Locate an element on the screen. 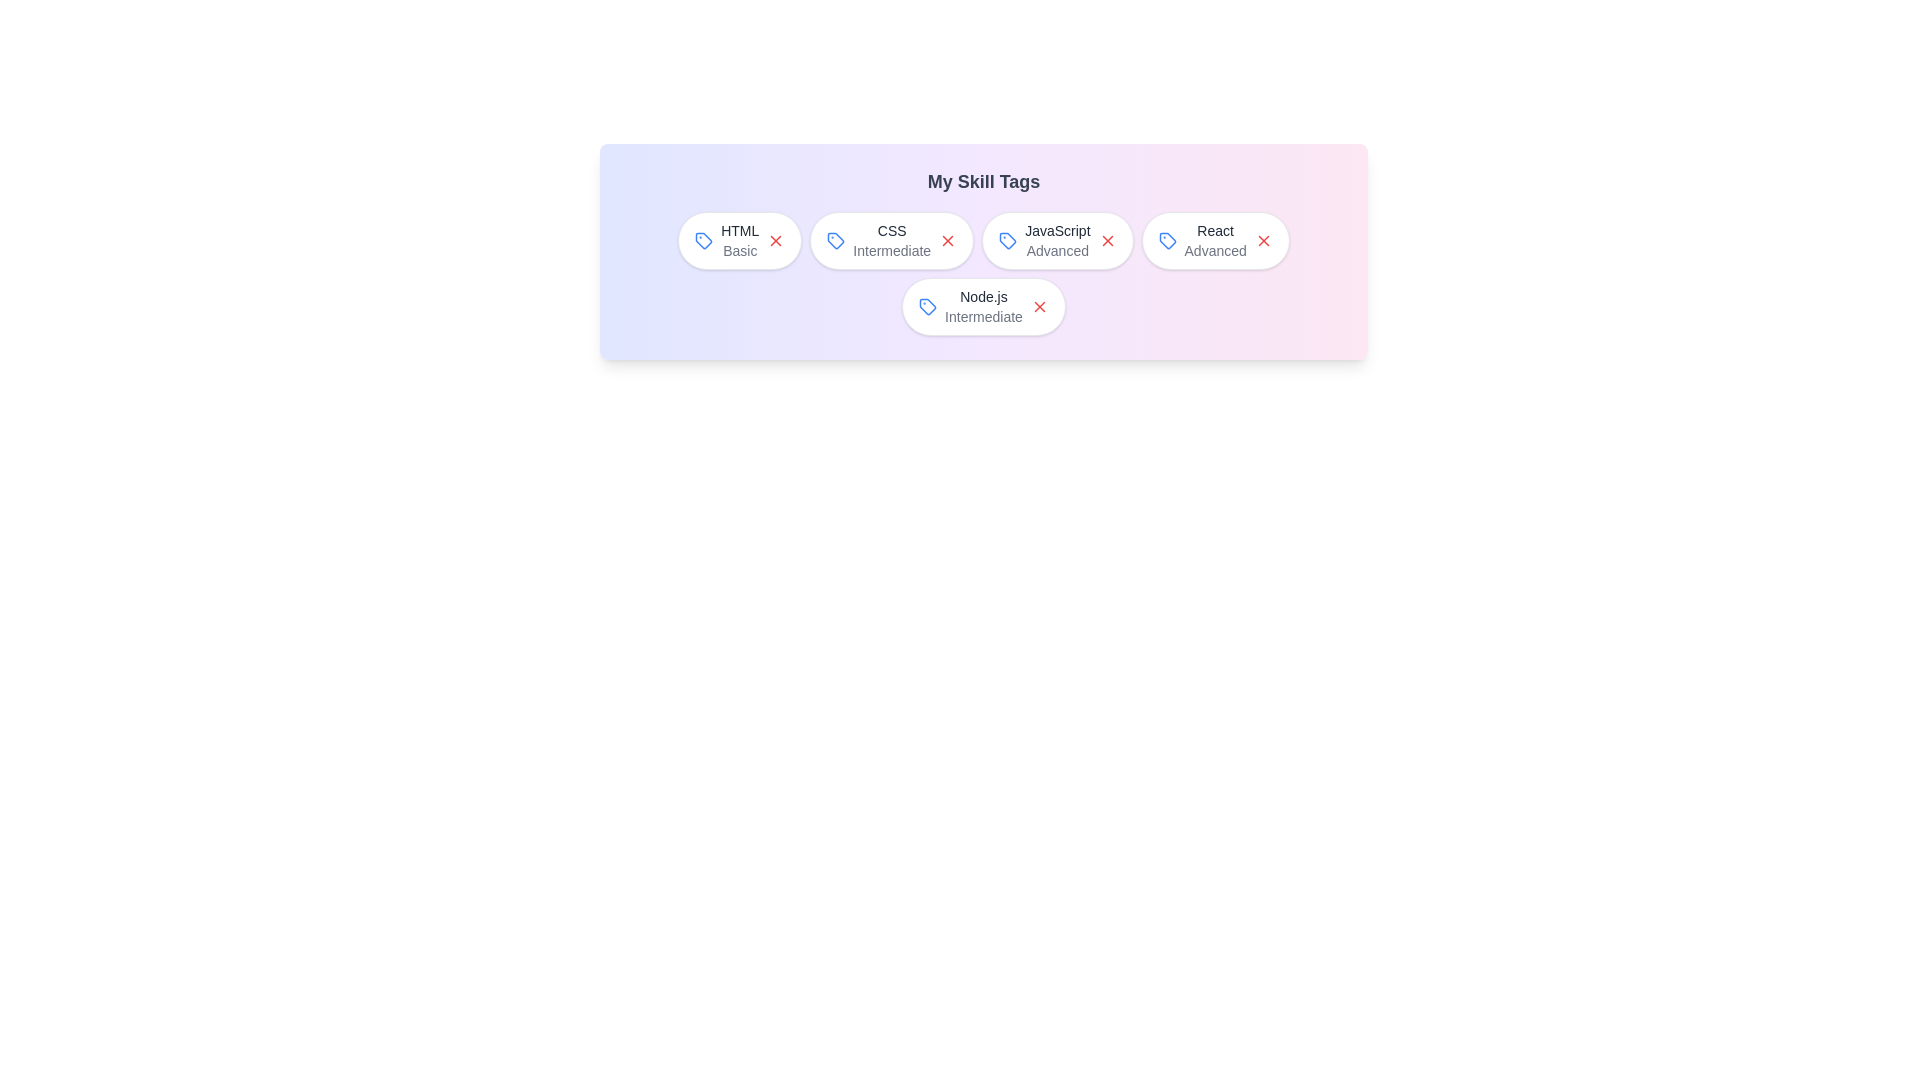 The height and width of the screenshot is (1080, 1920). close button of the skill tag with label CSS is located at coordinates (947, 239).